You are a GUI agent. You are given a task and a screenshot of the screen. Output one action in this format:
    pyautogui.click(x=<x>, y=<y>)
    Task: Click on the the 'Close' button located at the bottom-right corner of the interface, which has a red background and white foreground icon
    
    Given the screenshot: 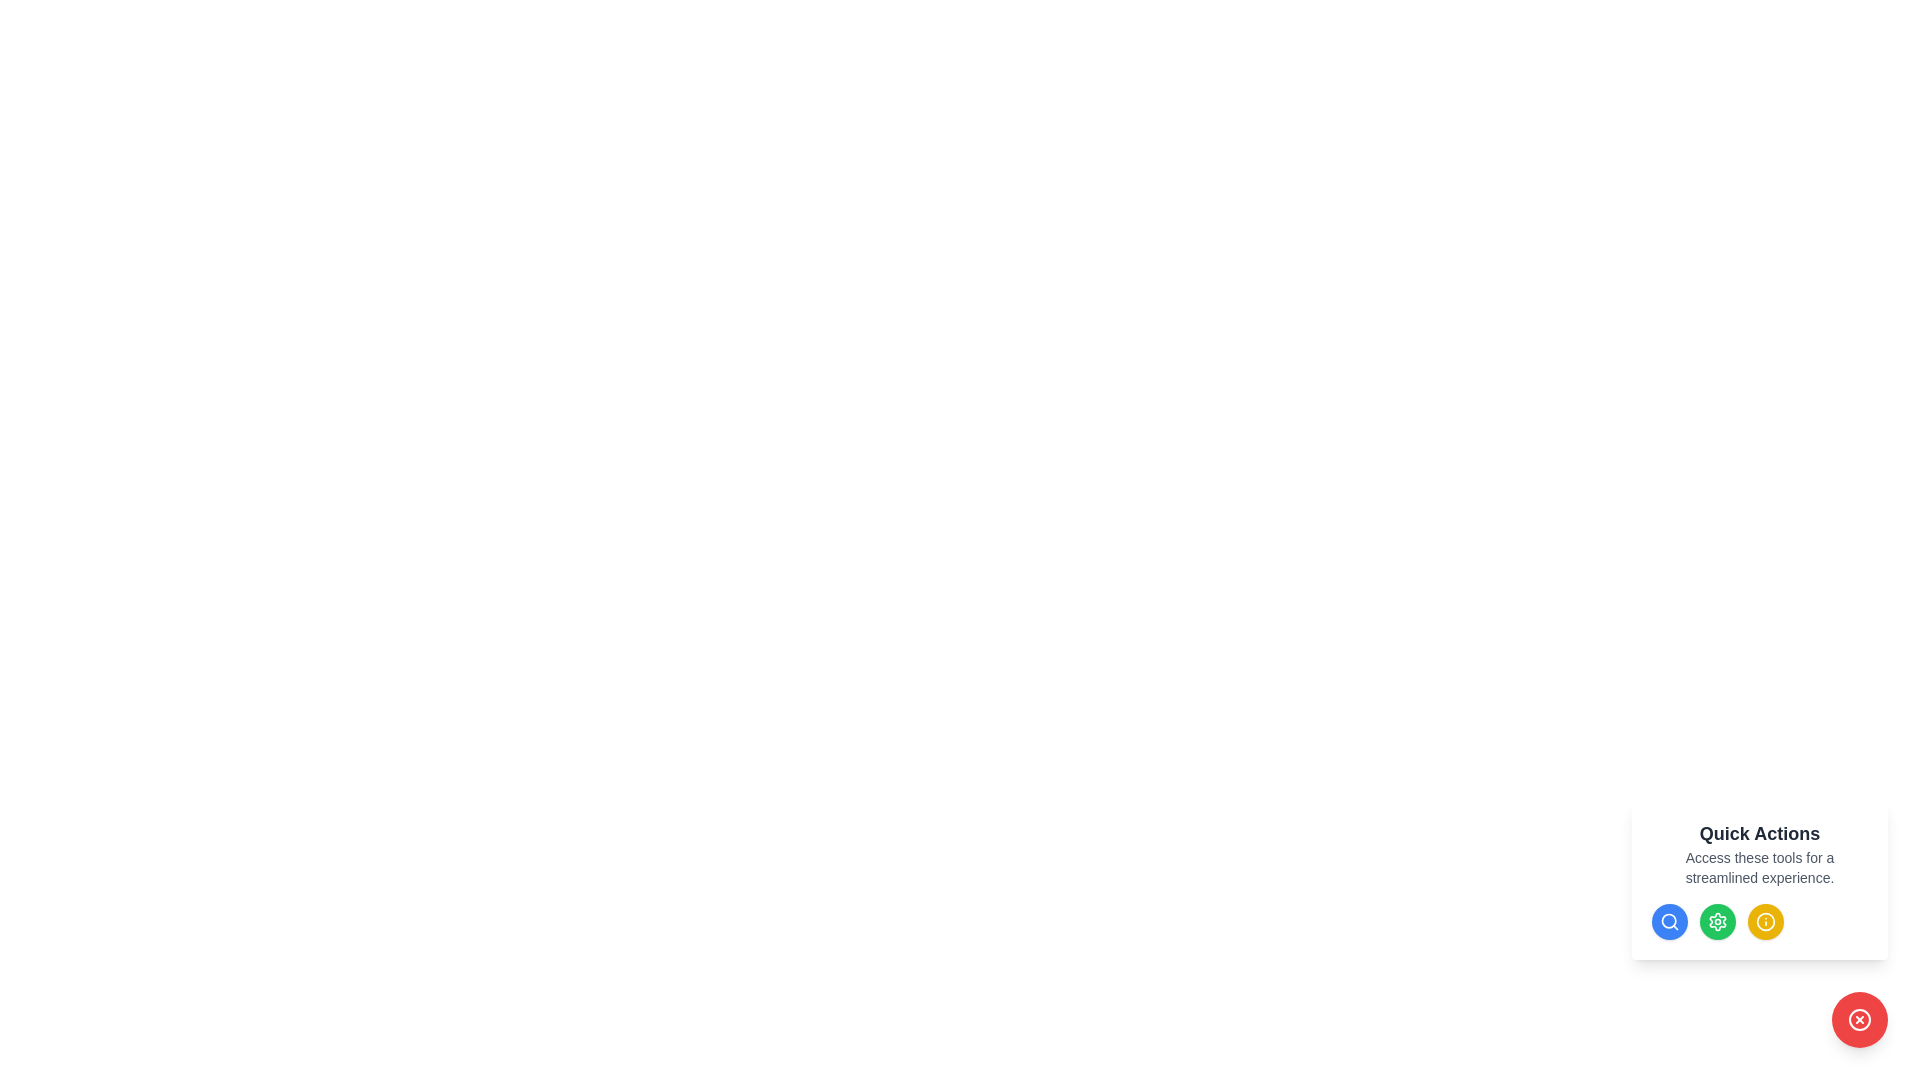 What is the action you would take?
    pyautogui.click(x=1859, y=1019)
    